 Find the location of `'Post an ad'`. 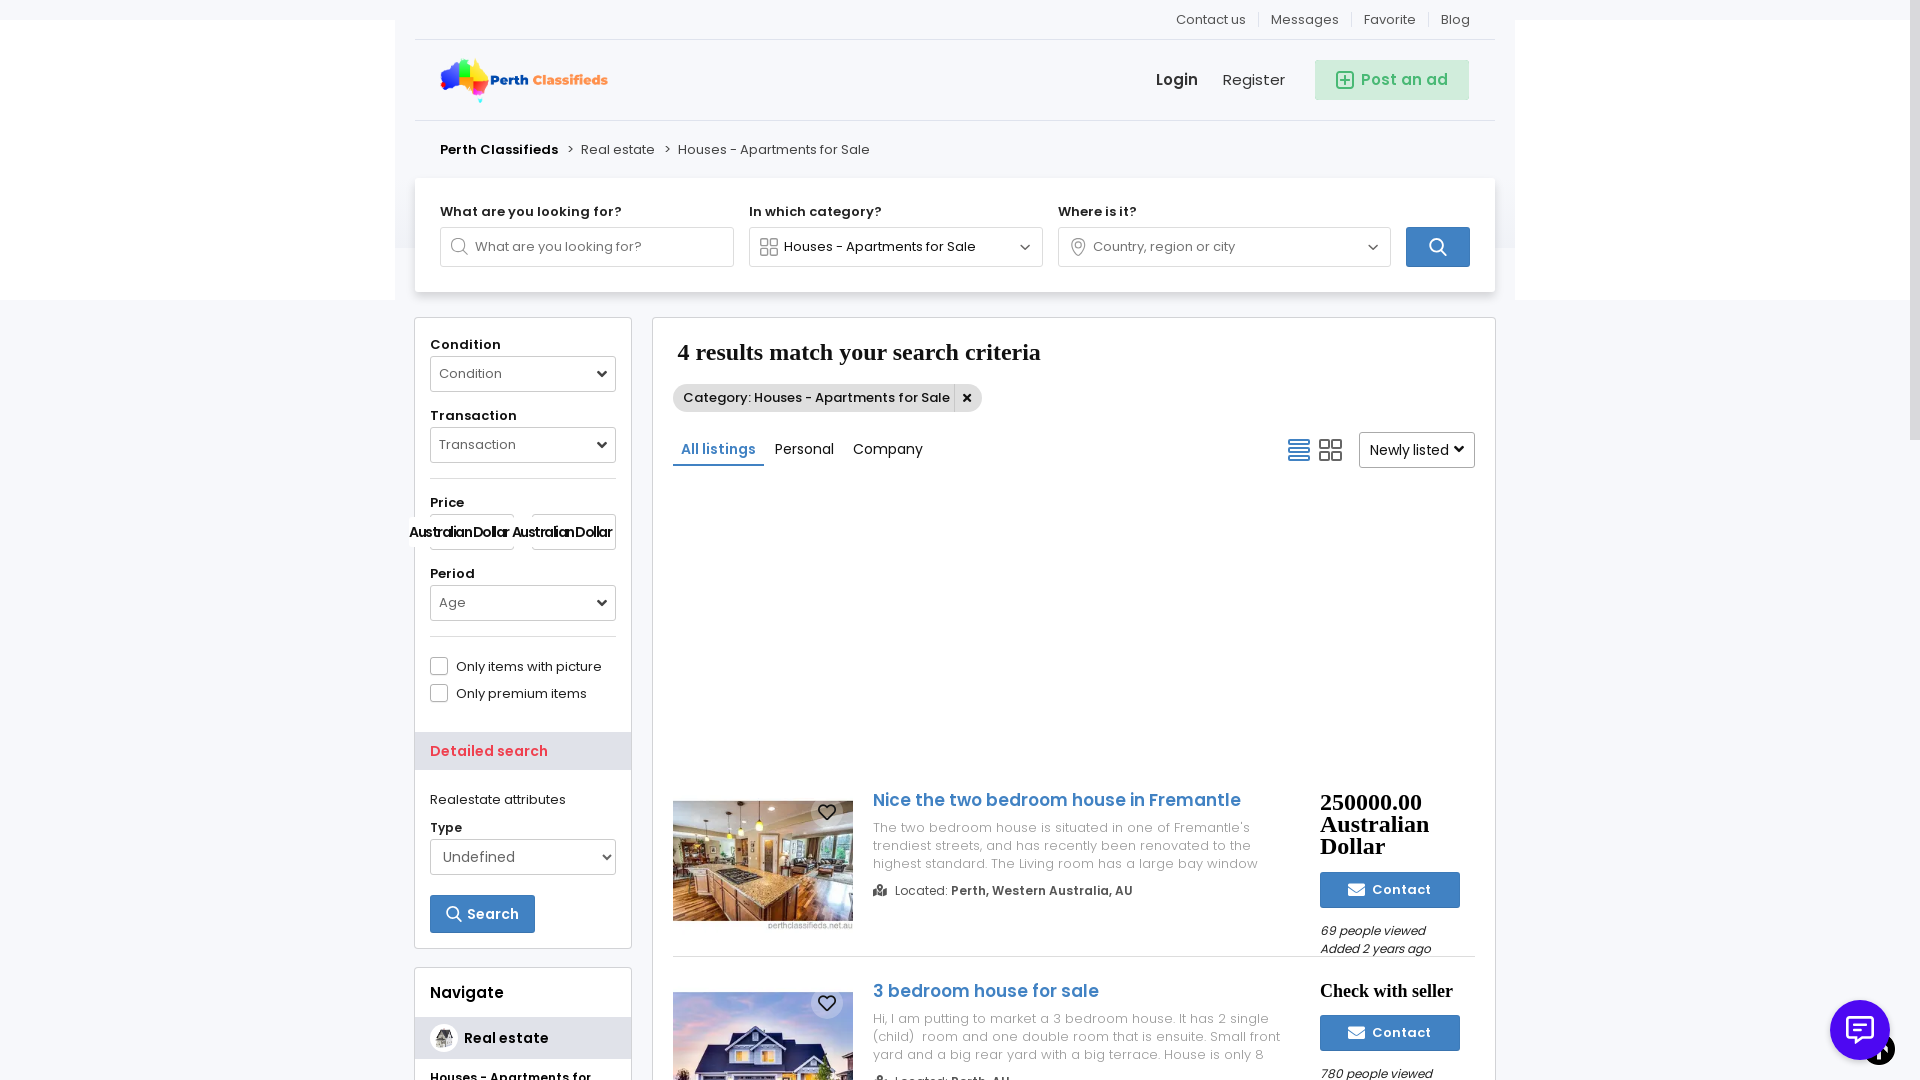

'Post an ad' is located at coordinates (1315, 79).